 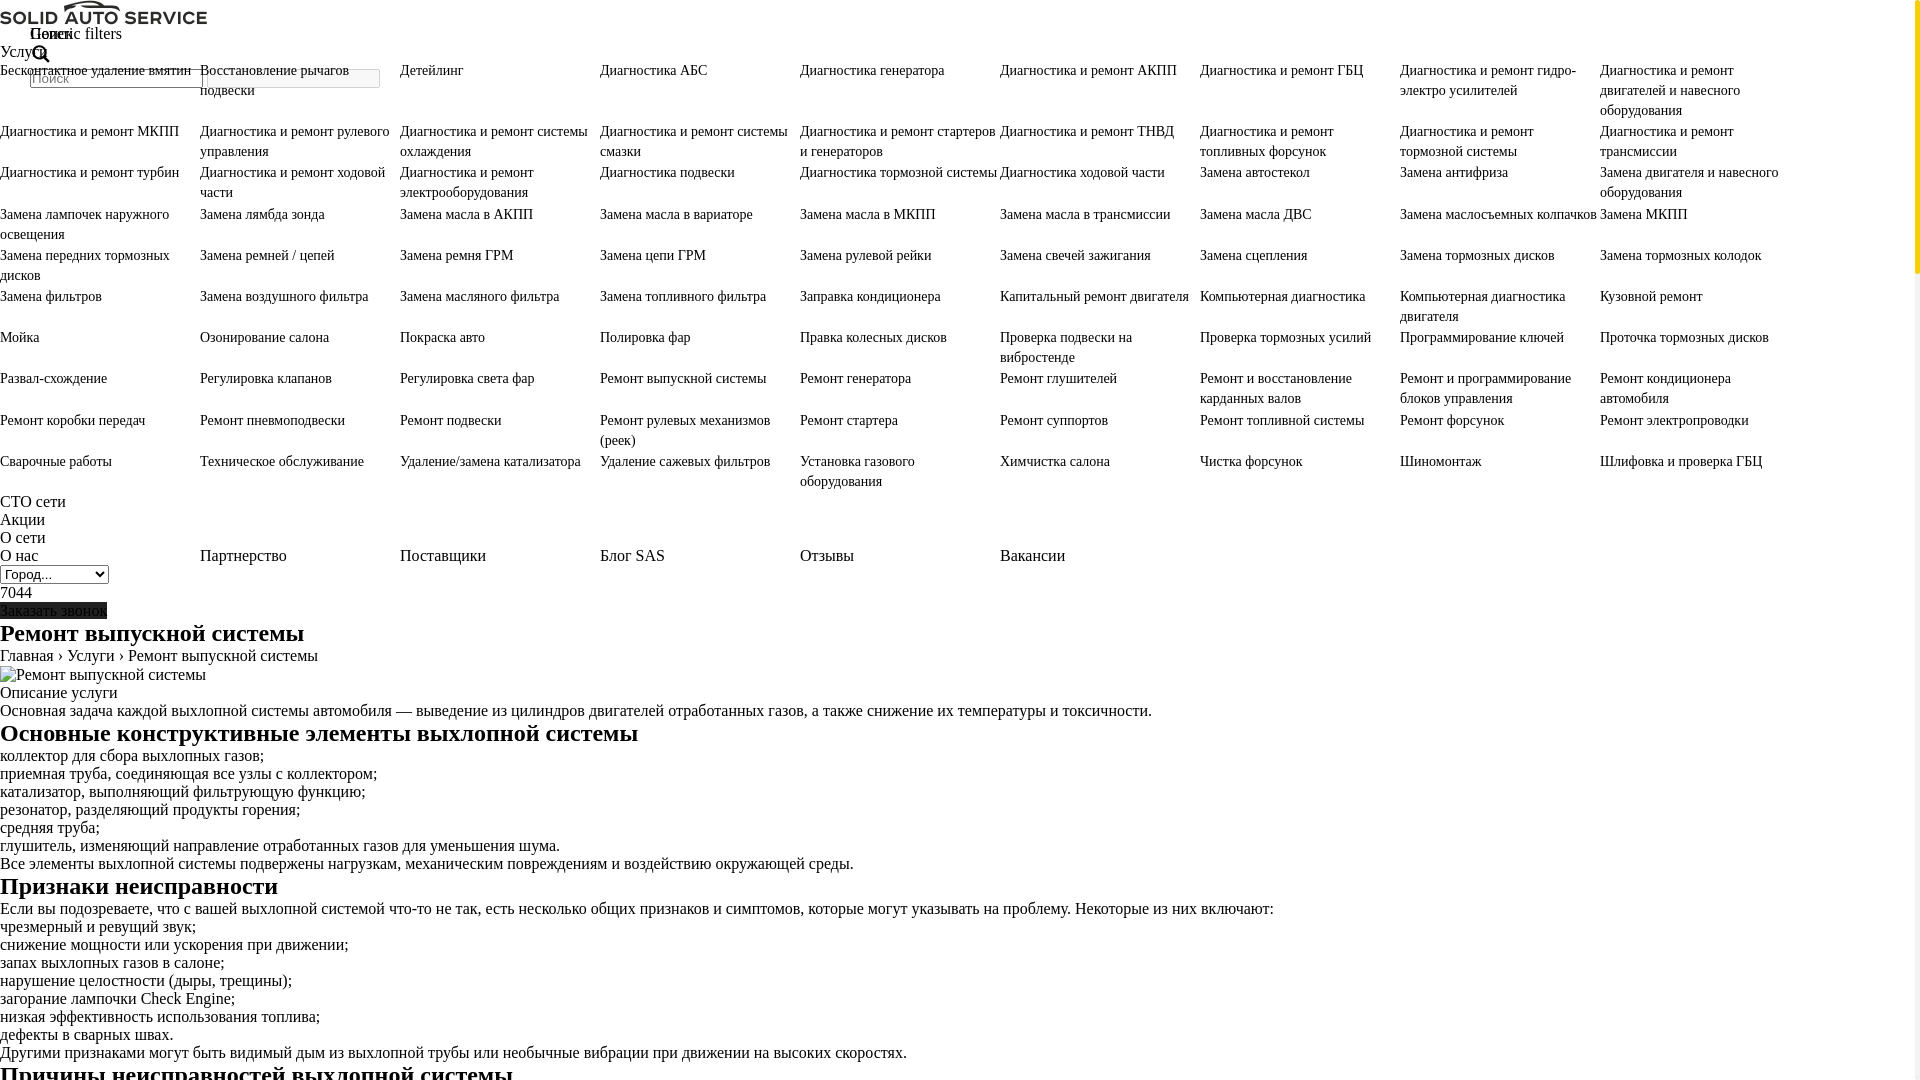 What do you see at coordinates (15, 591) in the screenshot?
I see `'7044'` at bounding box center [15, 591].